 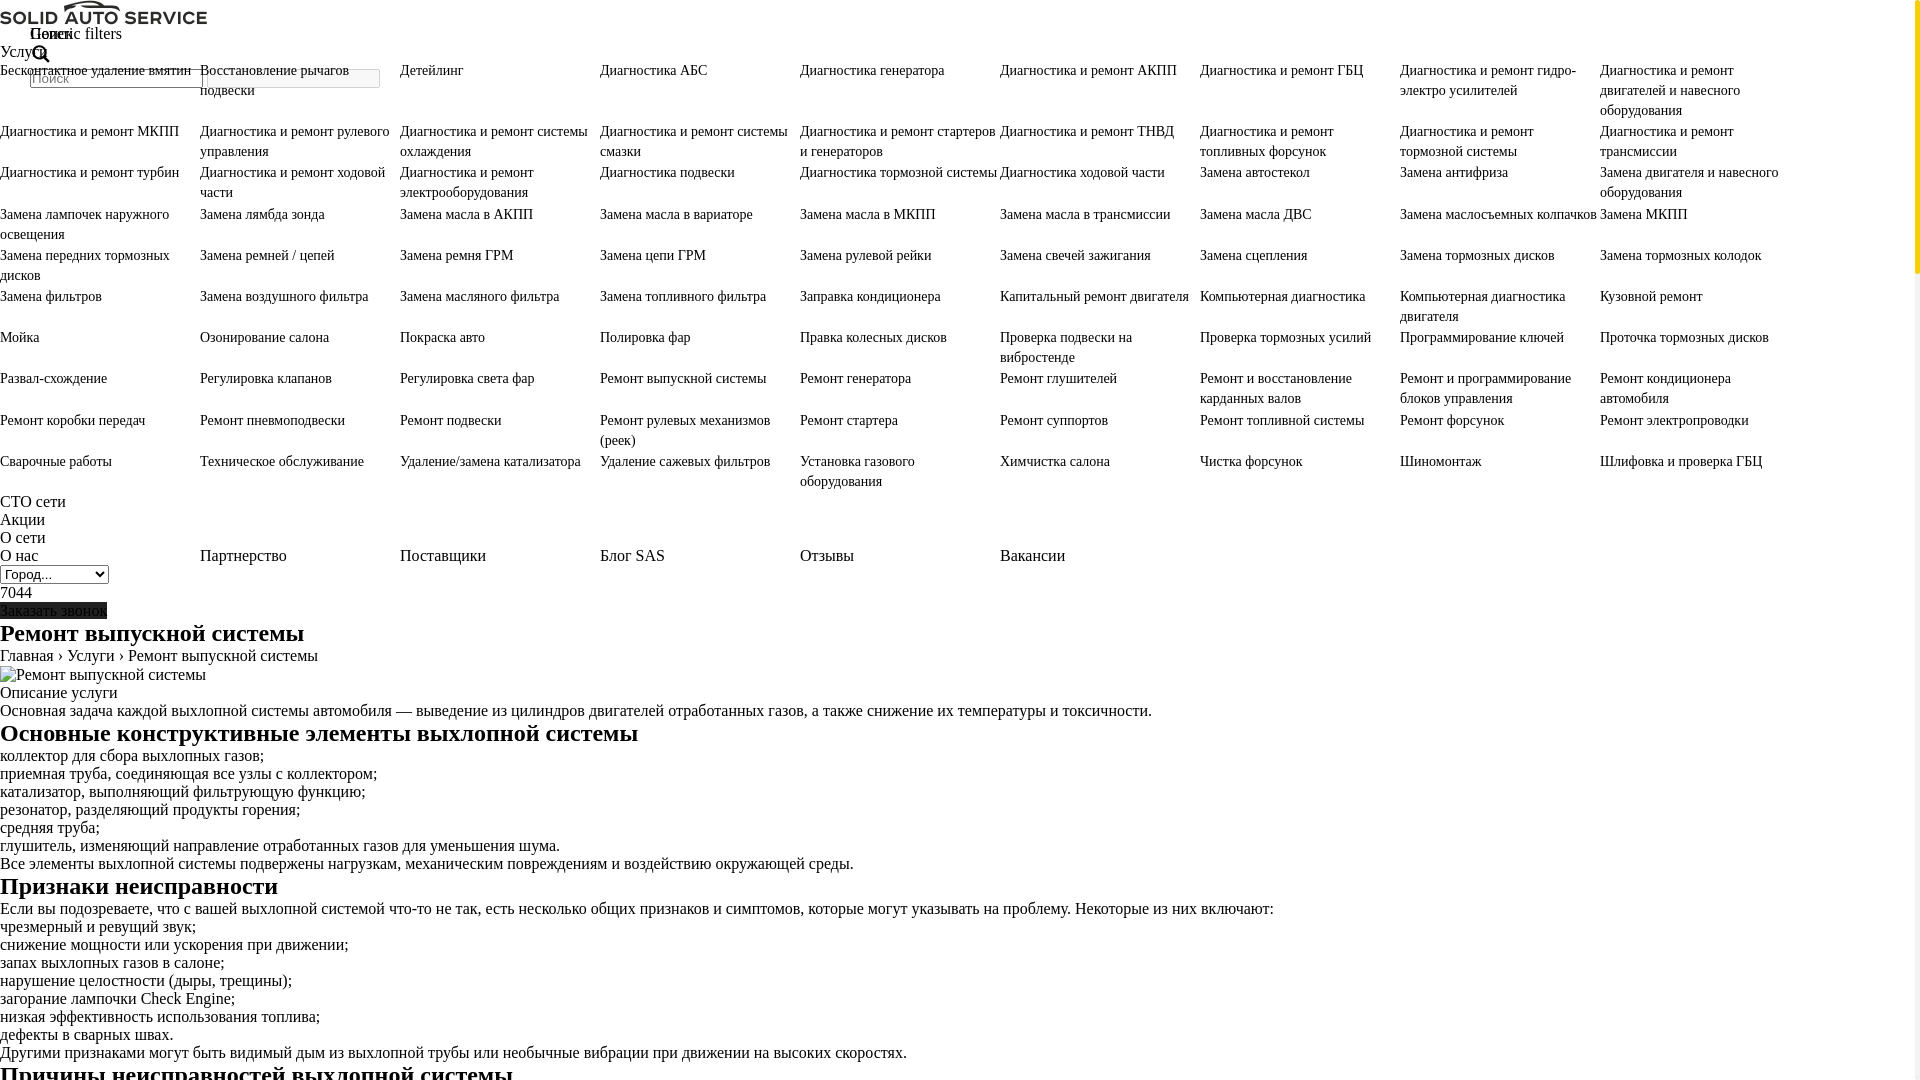 What do you see at coordinates (15, 591) in the screenshot?
I see `'7044'` at bounding box center [15, 591].